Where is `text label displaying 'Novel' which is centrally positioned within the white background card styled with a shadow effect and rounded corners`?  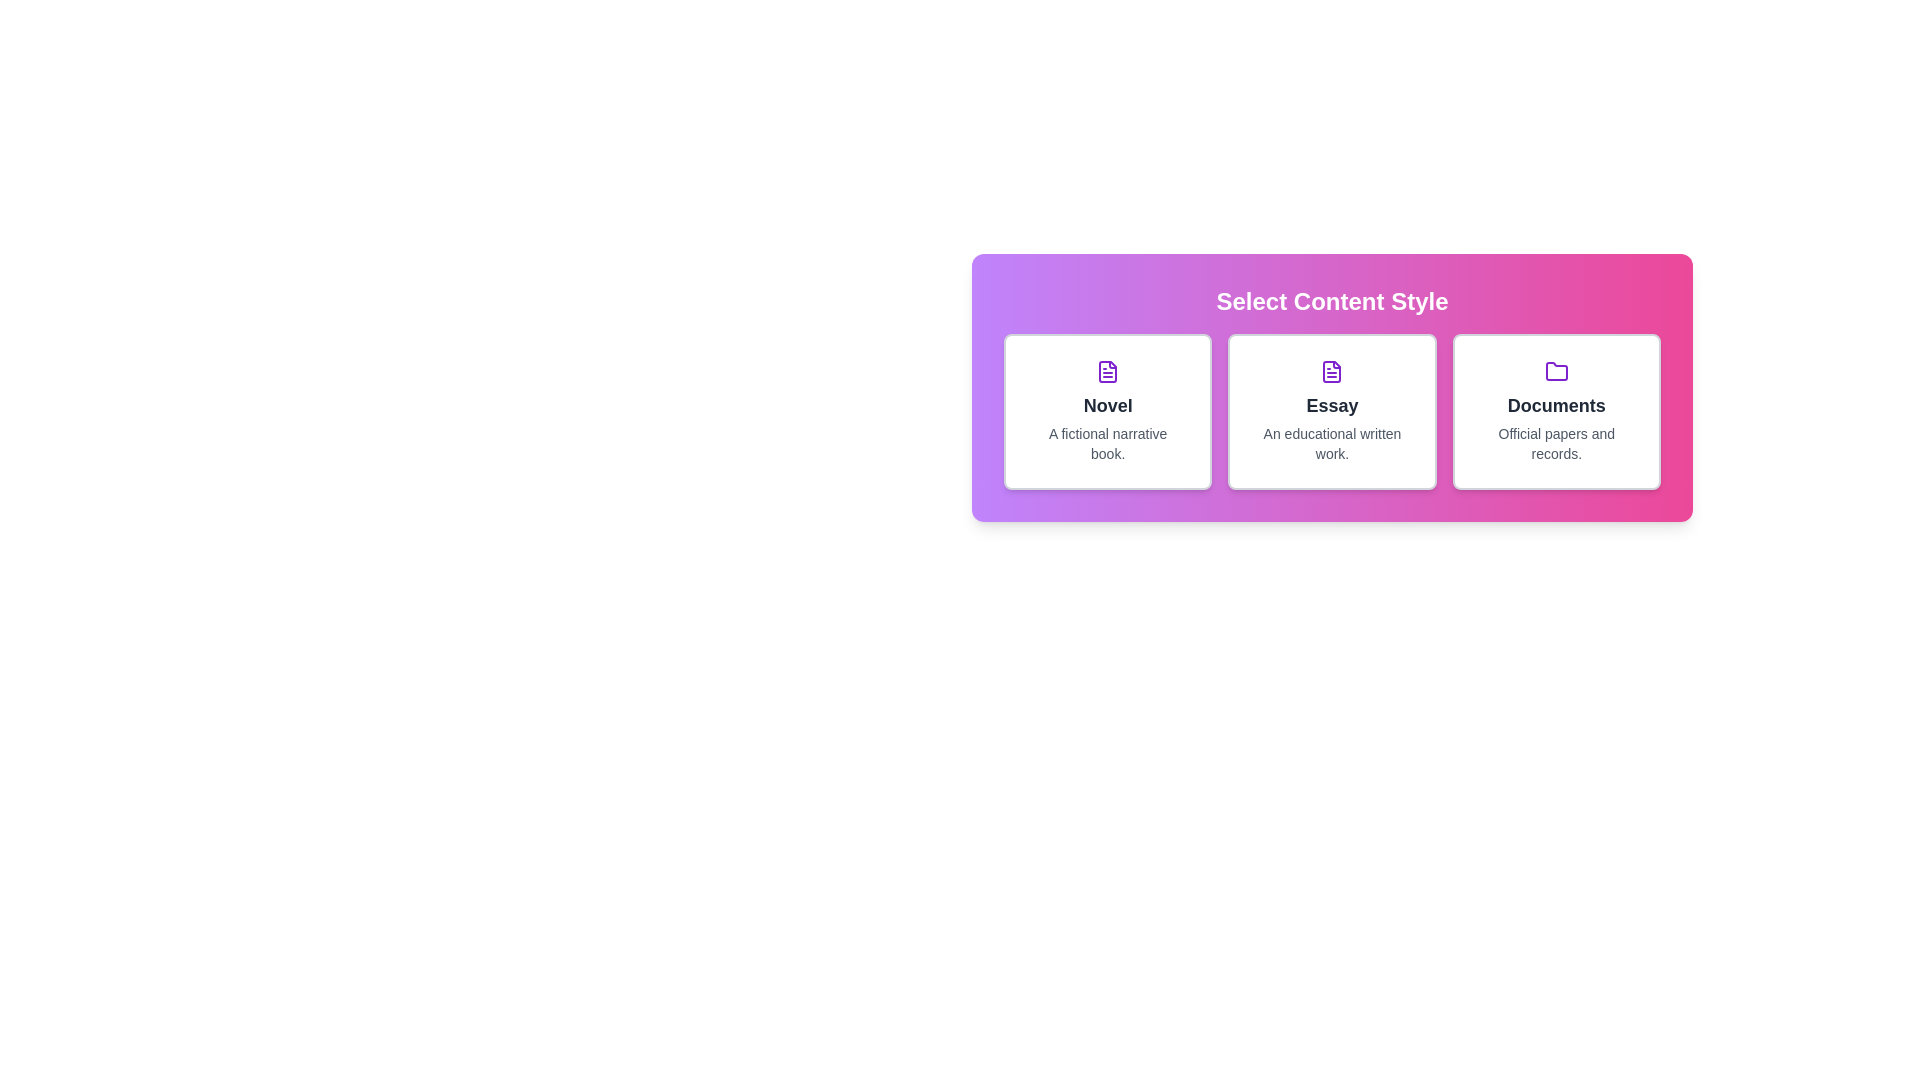
text label displaying 'Novel' which is centrally positioned within the white background card styled with a shadow effect and rounded corners is located at coordinates (1107, 405).